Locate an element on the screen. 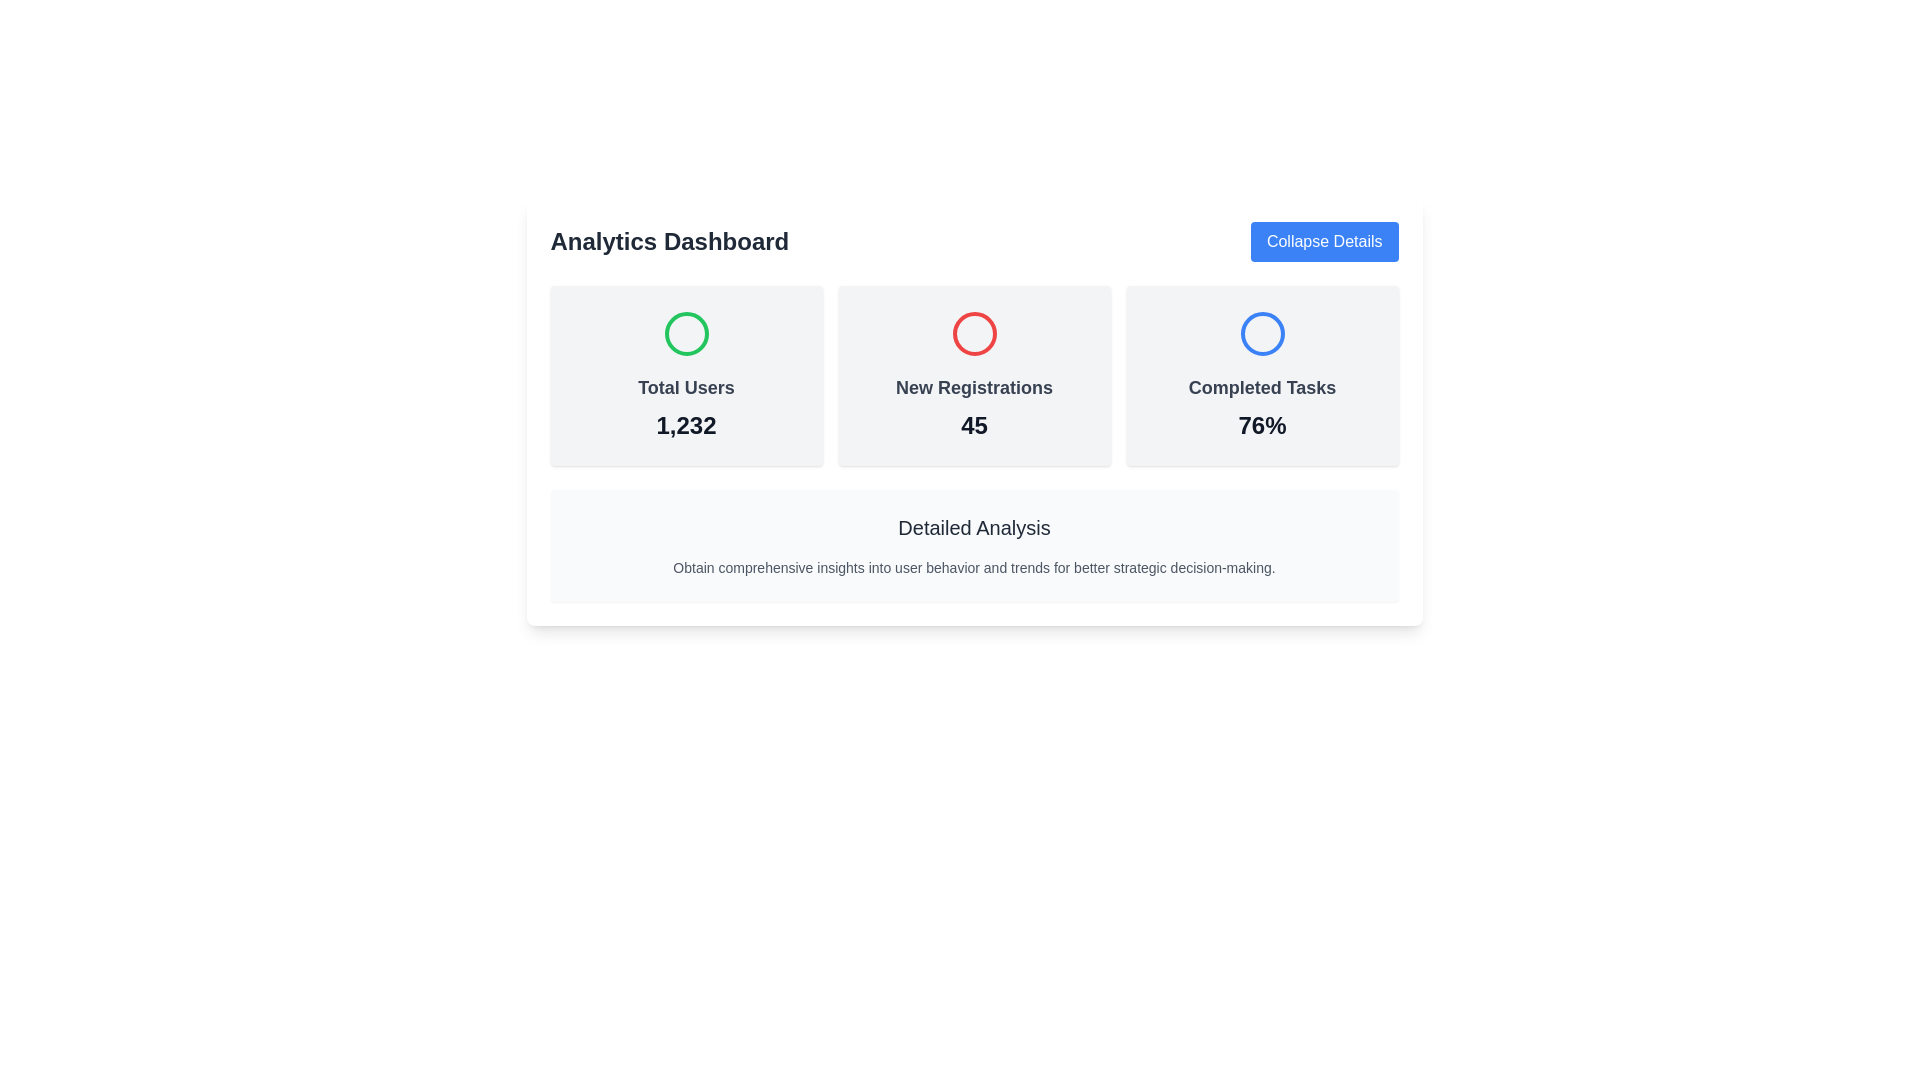  the content of the Informational card displaying 'Completed Tasks' with a blue circular icon at the top and '76%' in bold black at the bottom is located at coordinates (1261, 375).